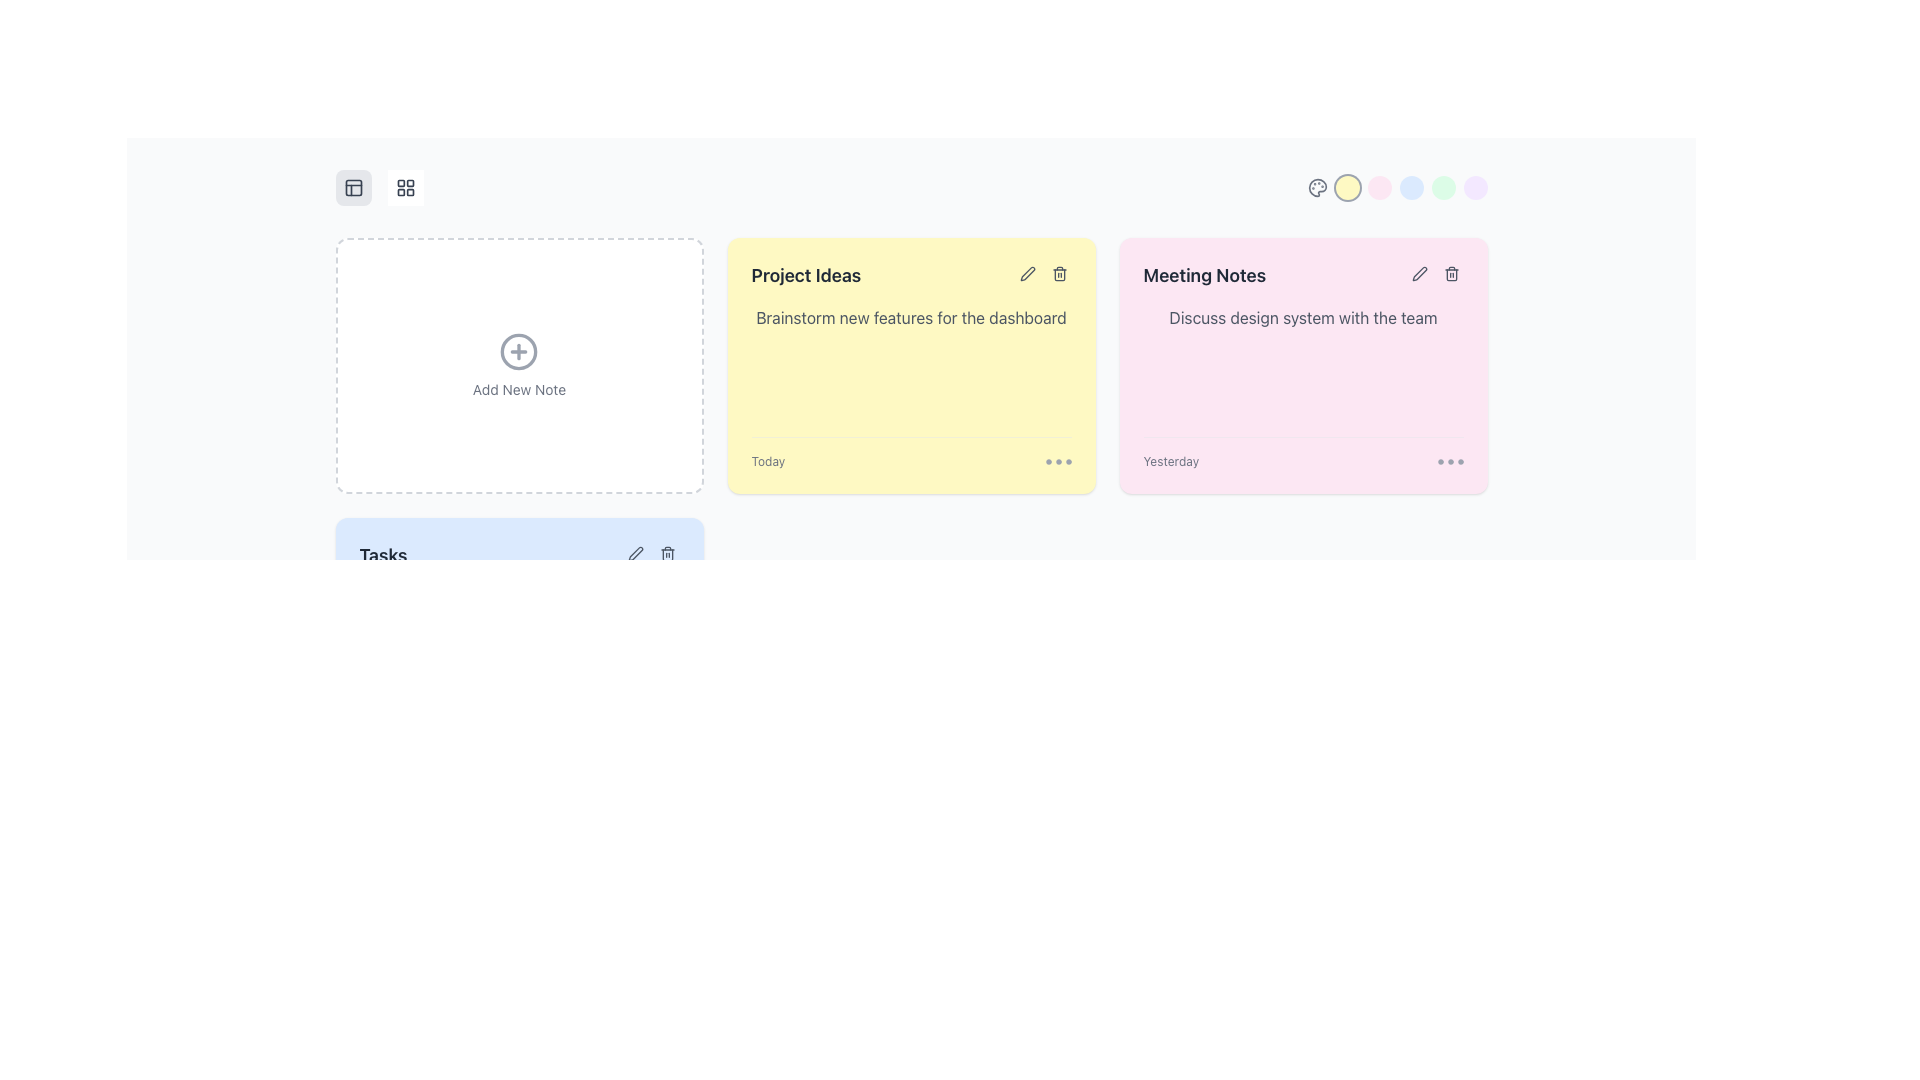 The height and width of the screenshot is (1080, 1920). Describe the element at coordinates (1418, 273) in the screenshot. I see `the small rounded icon button with a pen icon located in the top-right corner of the 'Meeting Notes' pink card` at that location.